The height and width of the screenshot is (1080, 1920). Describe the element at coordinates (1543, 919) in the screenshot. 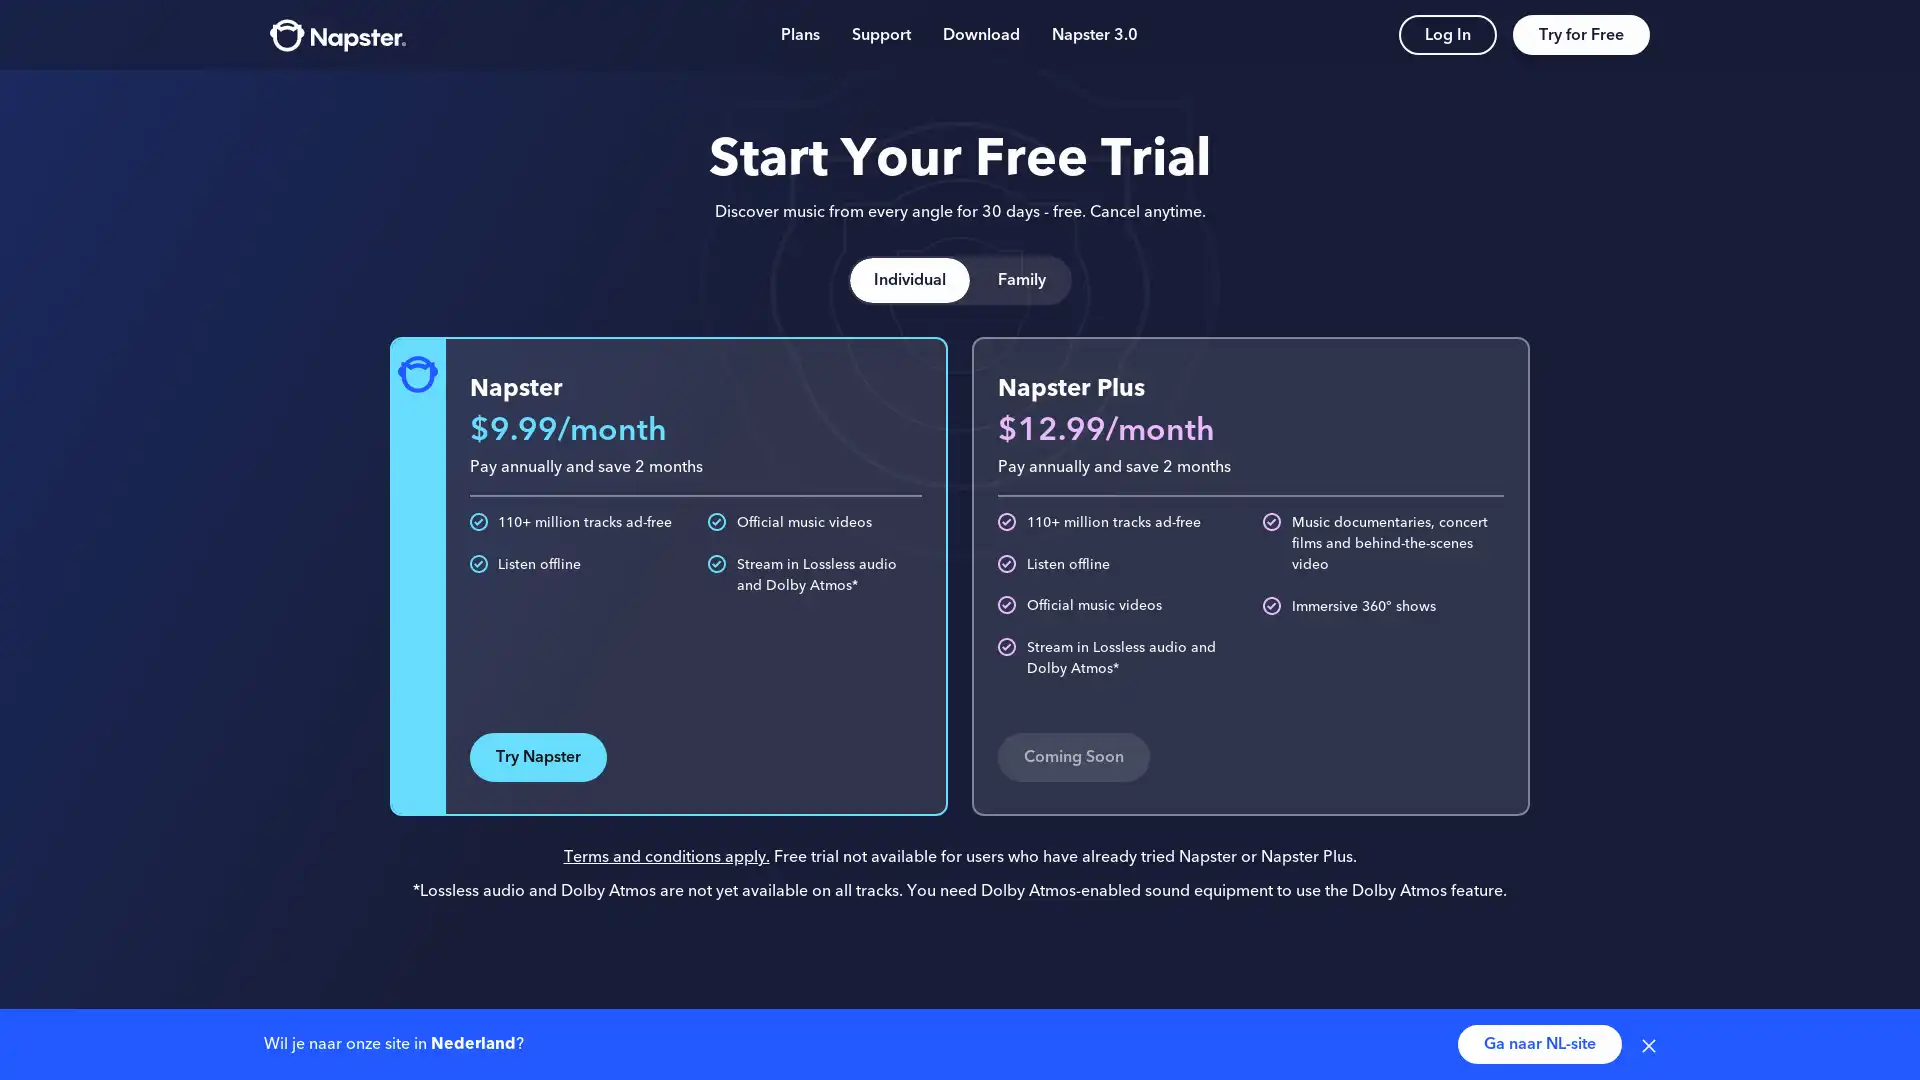

I see `Reject` at that location.